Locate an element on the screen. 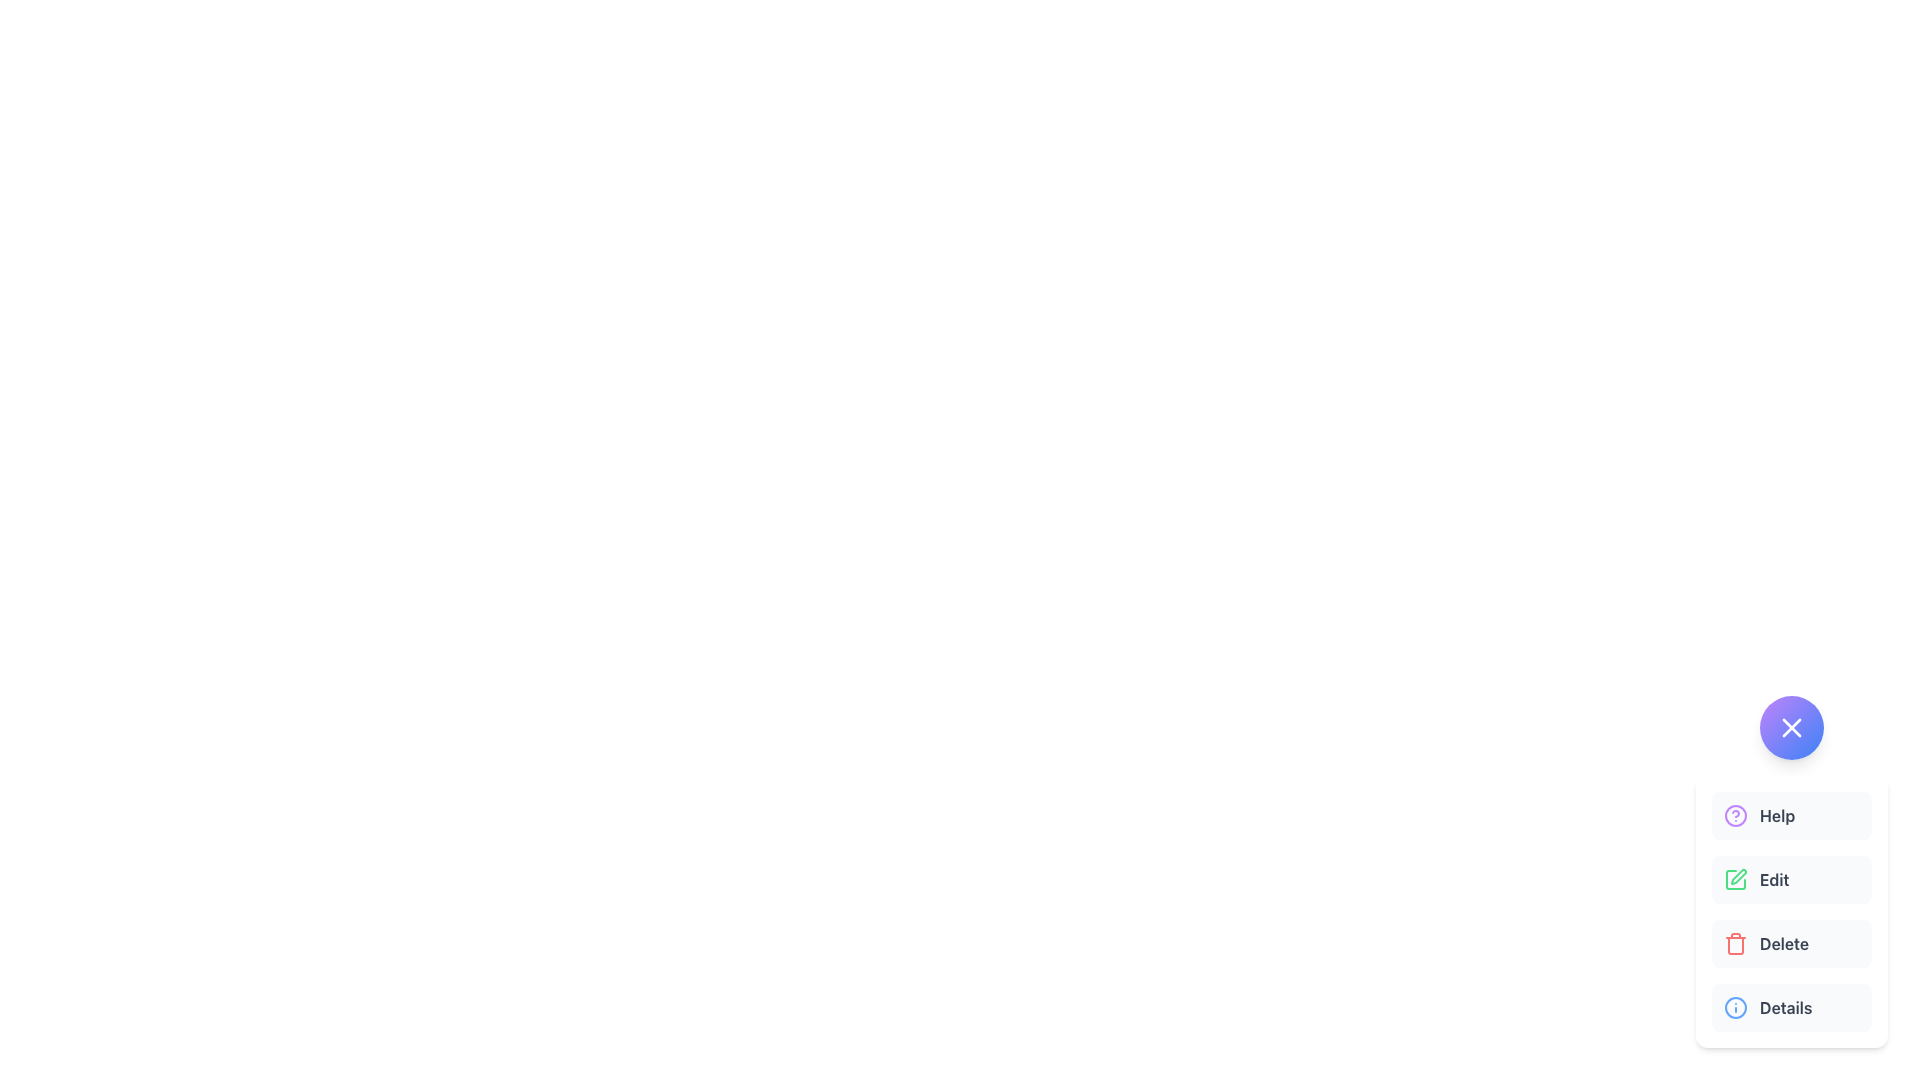  text content of the help button label located to the right of the purple help icon in the vertical menu on the right side of the interface is located at coordinates (1777, 816).